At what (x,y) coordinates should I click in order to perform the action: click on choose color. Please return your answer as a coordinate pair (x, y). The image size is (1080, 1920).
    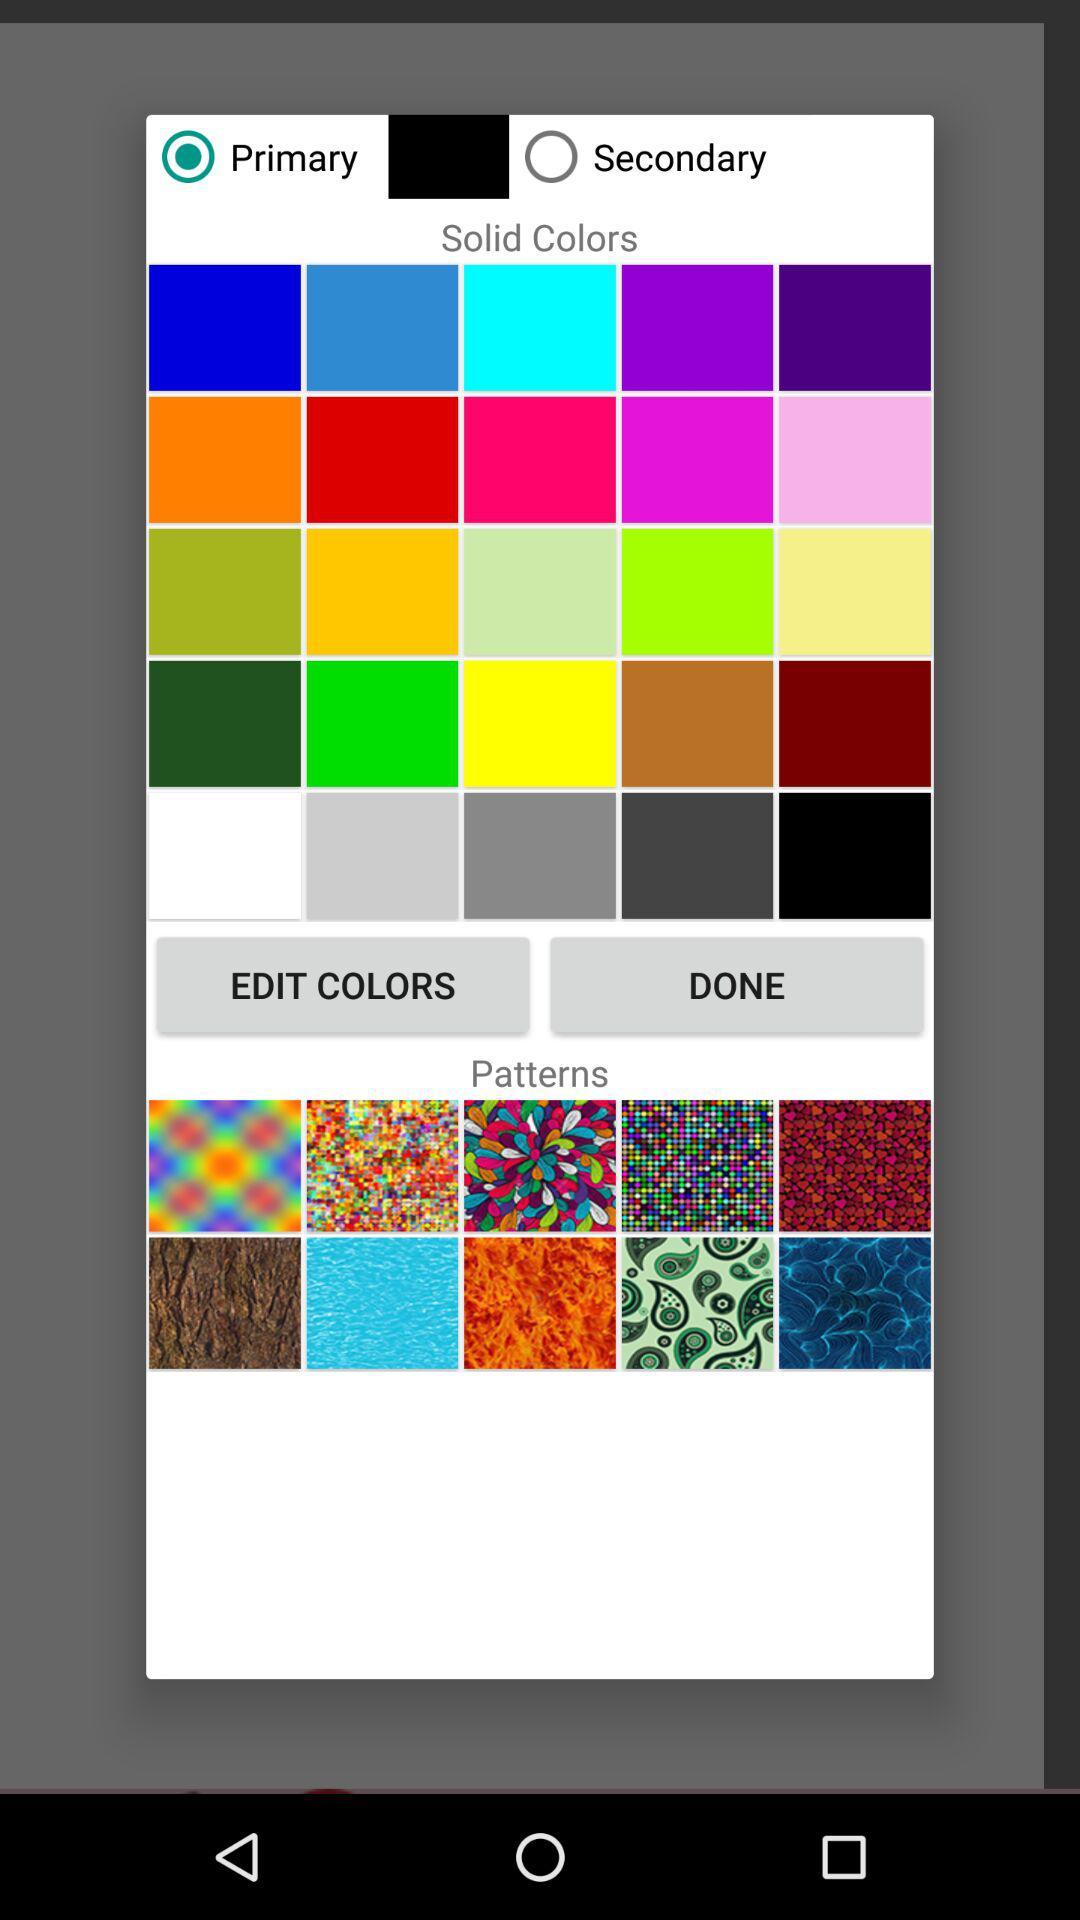
    Looking at the image, I should click on (696, 458).